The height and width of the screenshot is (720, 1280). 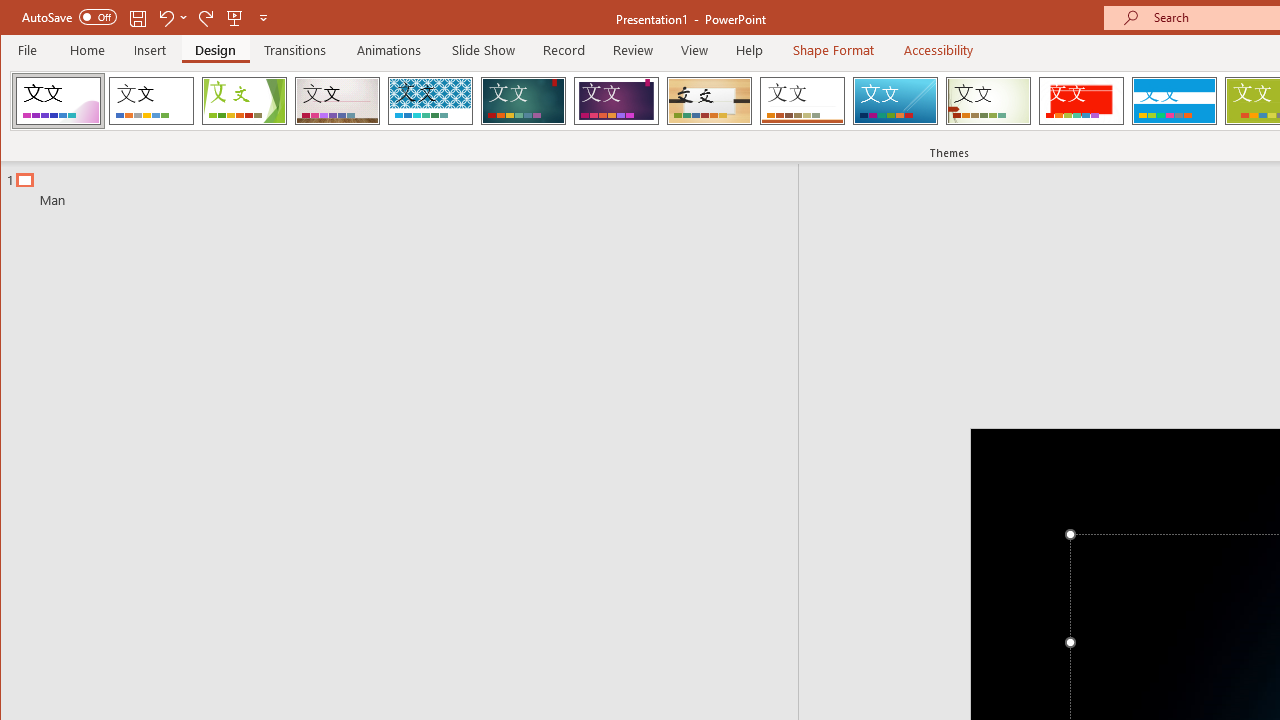 I want to click on 'SwellVTI', so click(x=58, y=100).